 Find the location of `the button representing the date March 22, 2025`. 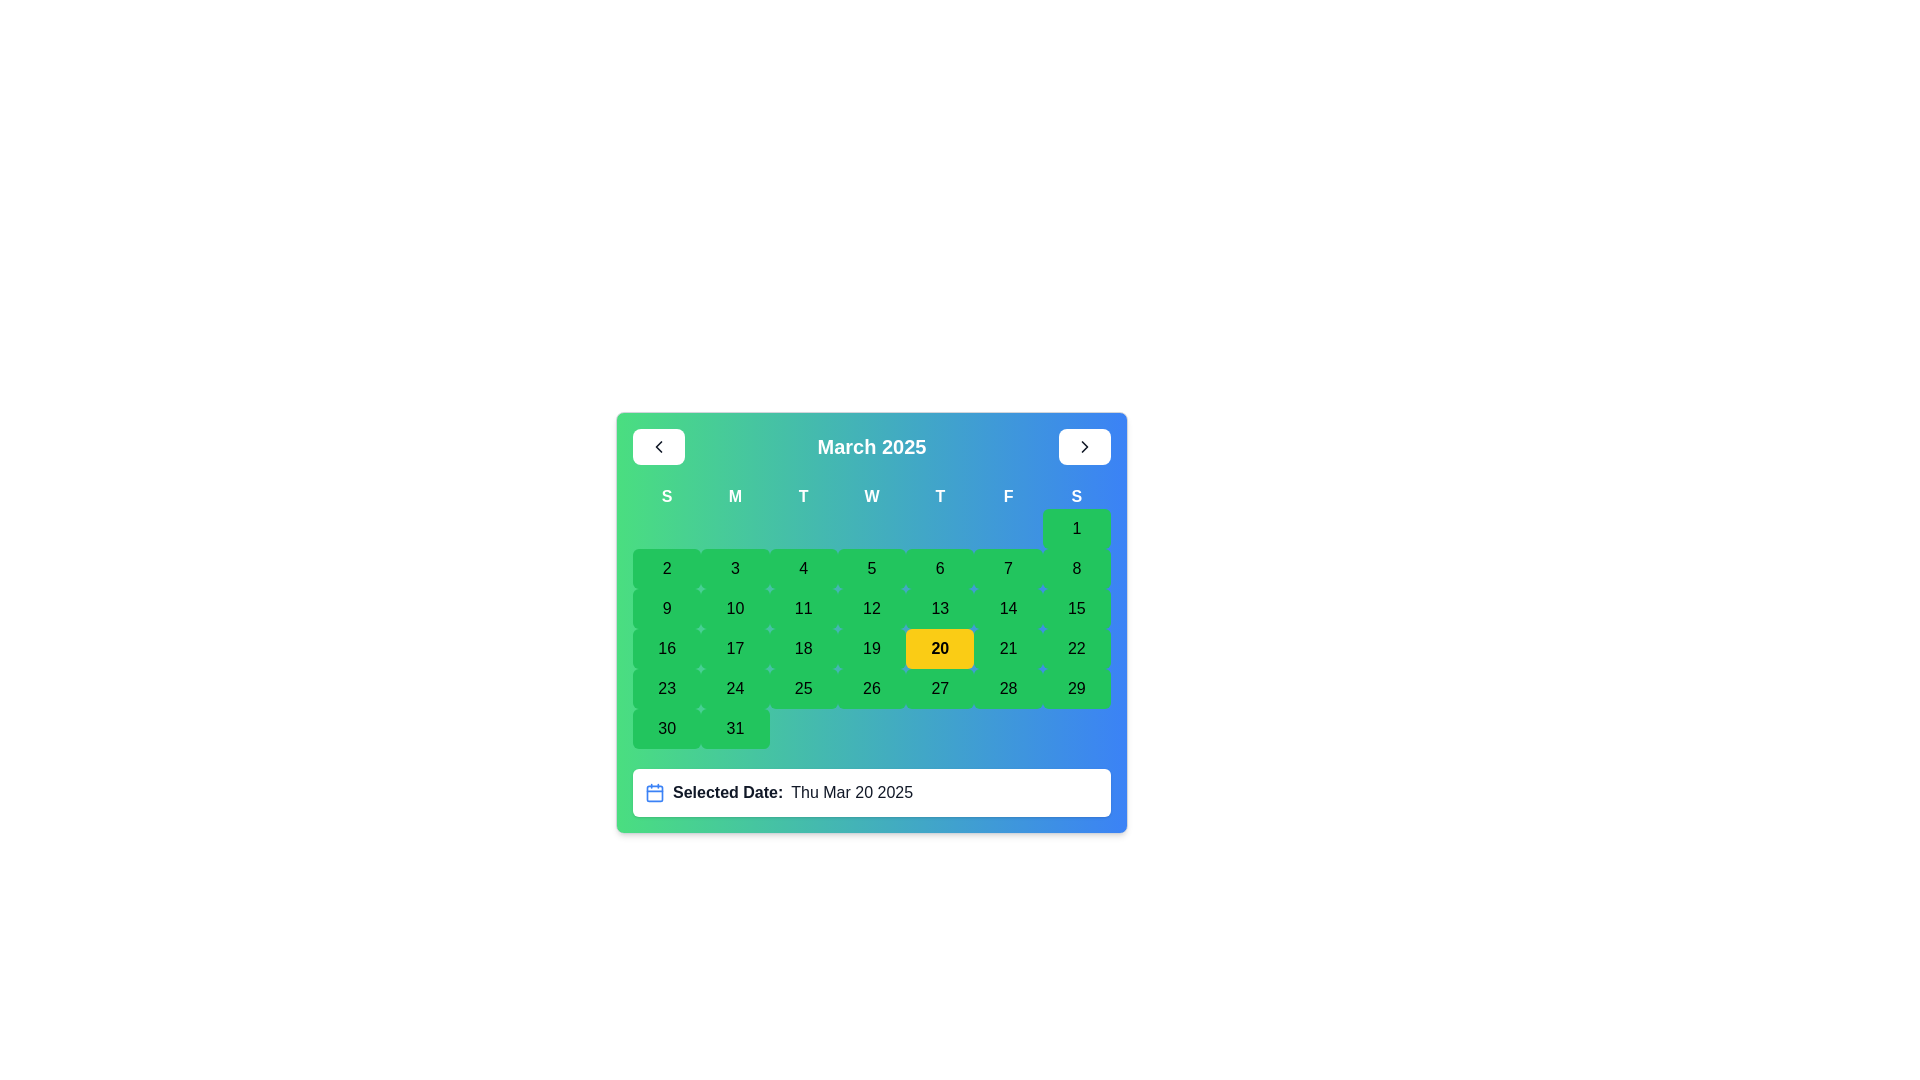

the button representing the date March 22, 2025 is located at coordinates (1075, 648).